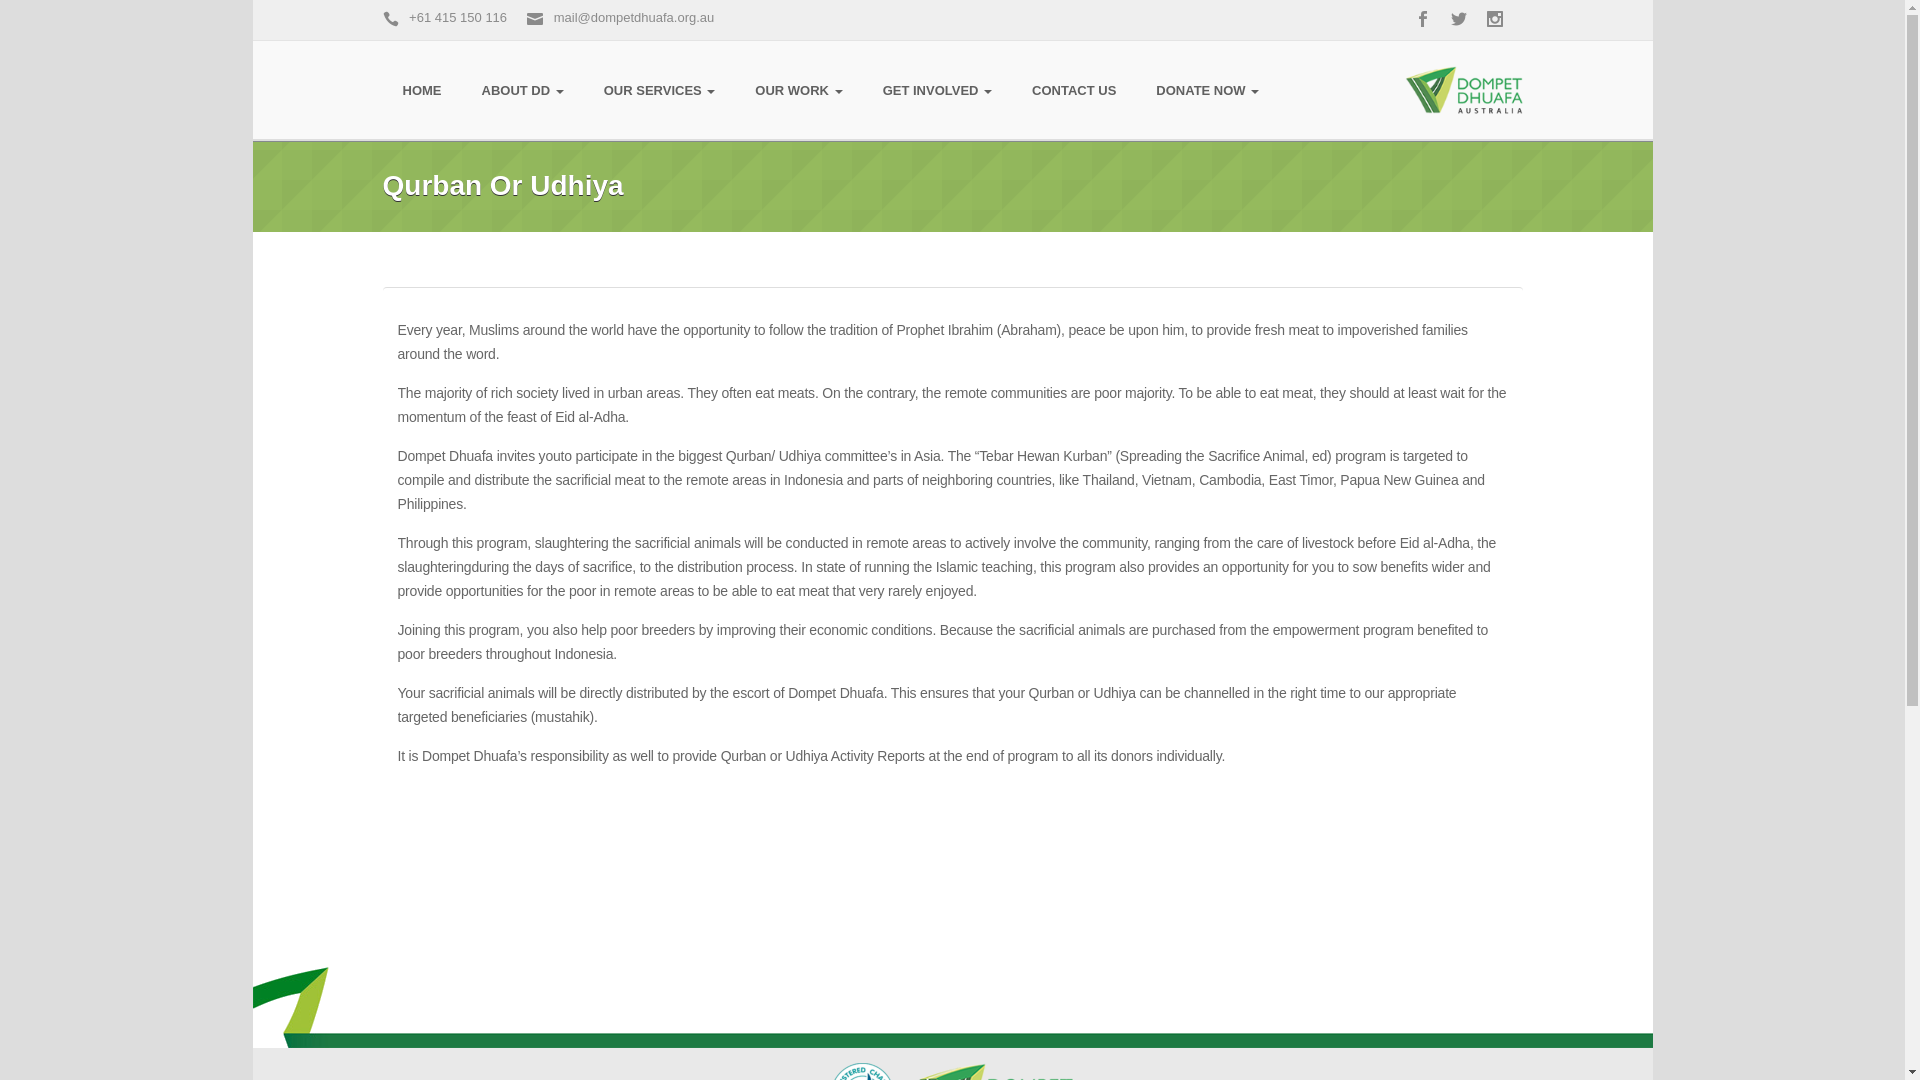 The width and height of the screenshot is (1920, 1080). Describe the element at coordinates (1206, 91) in the screenshot. I see `'DONATE NOW'` at that location.